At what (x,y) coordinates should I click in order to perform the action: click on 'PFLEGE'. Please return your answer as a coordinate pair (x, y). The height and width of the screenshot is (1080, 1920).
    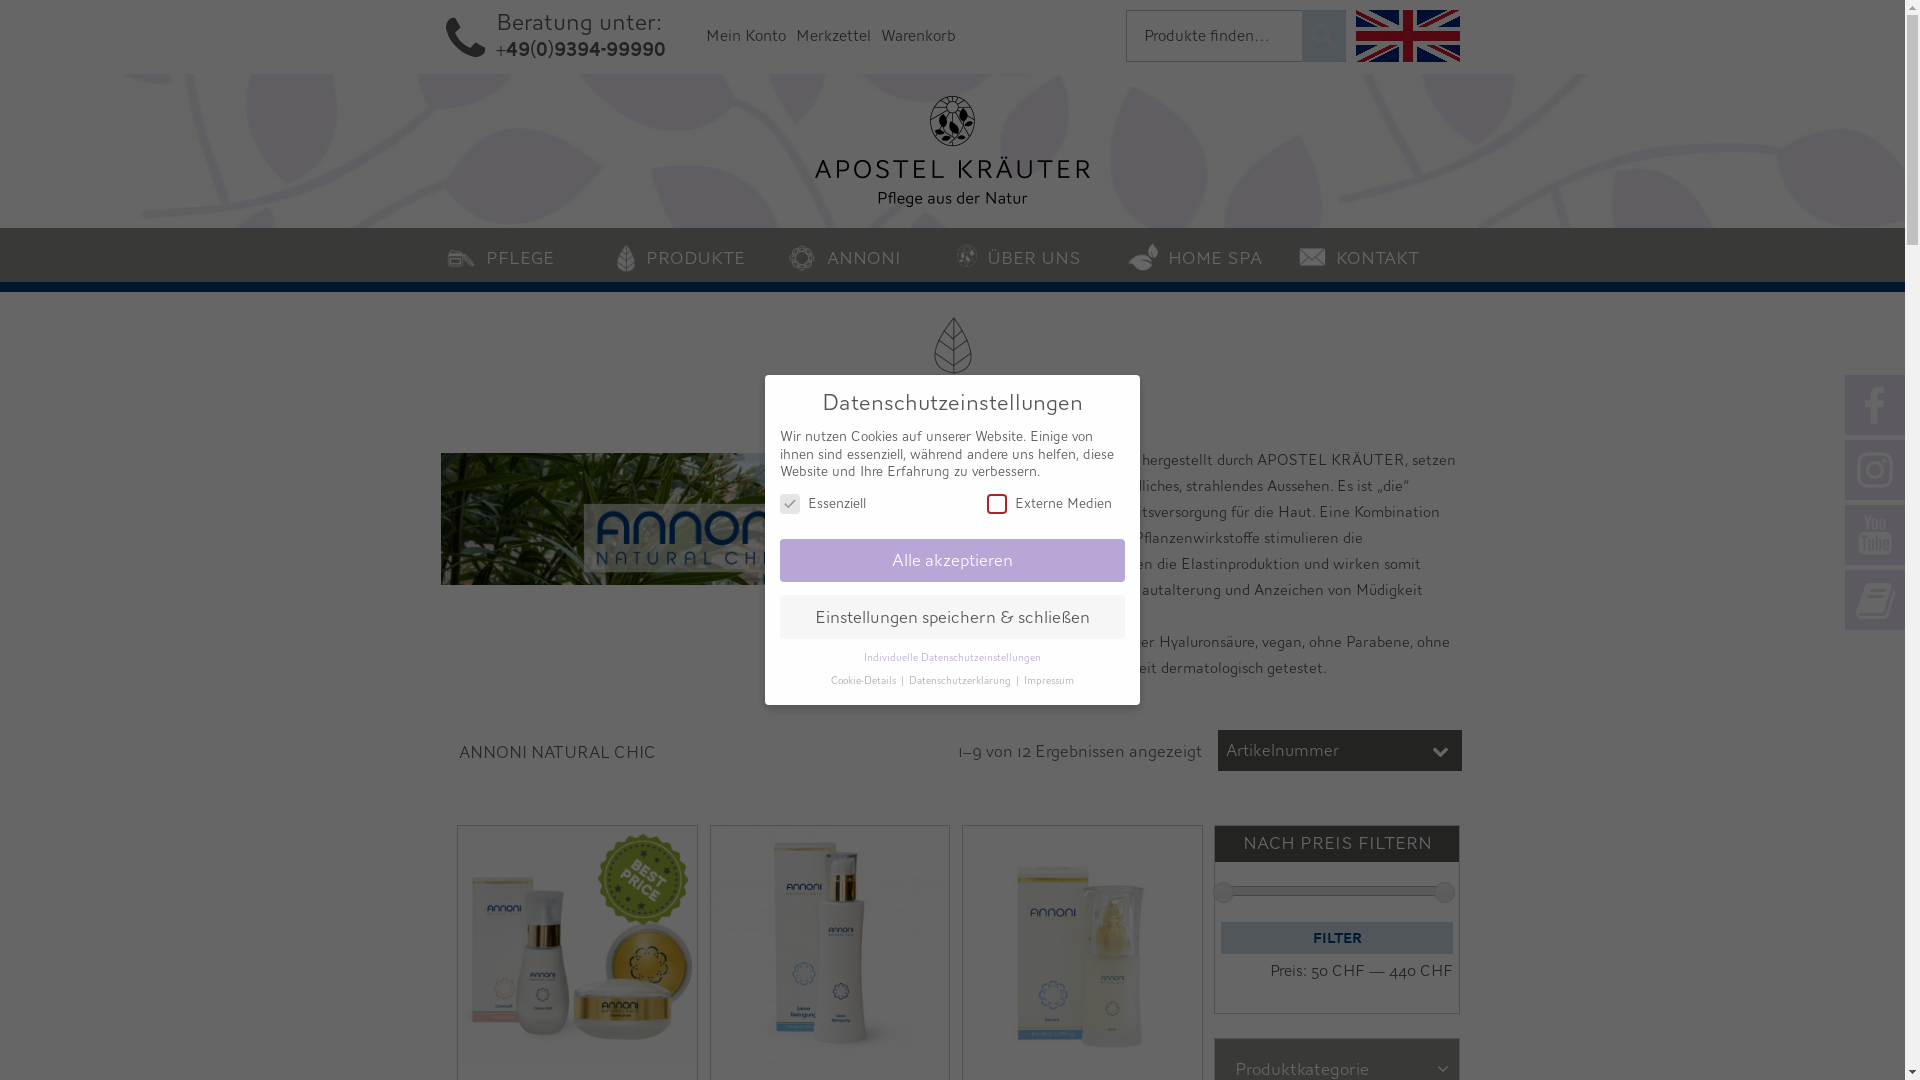
    Looking at the image, I should click on (525, 253).